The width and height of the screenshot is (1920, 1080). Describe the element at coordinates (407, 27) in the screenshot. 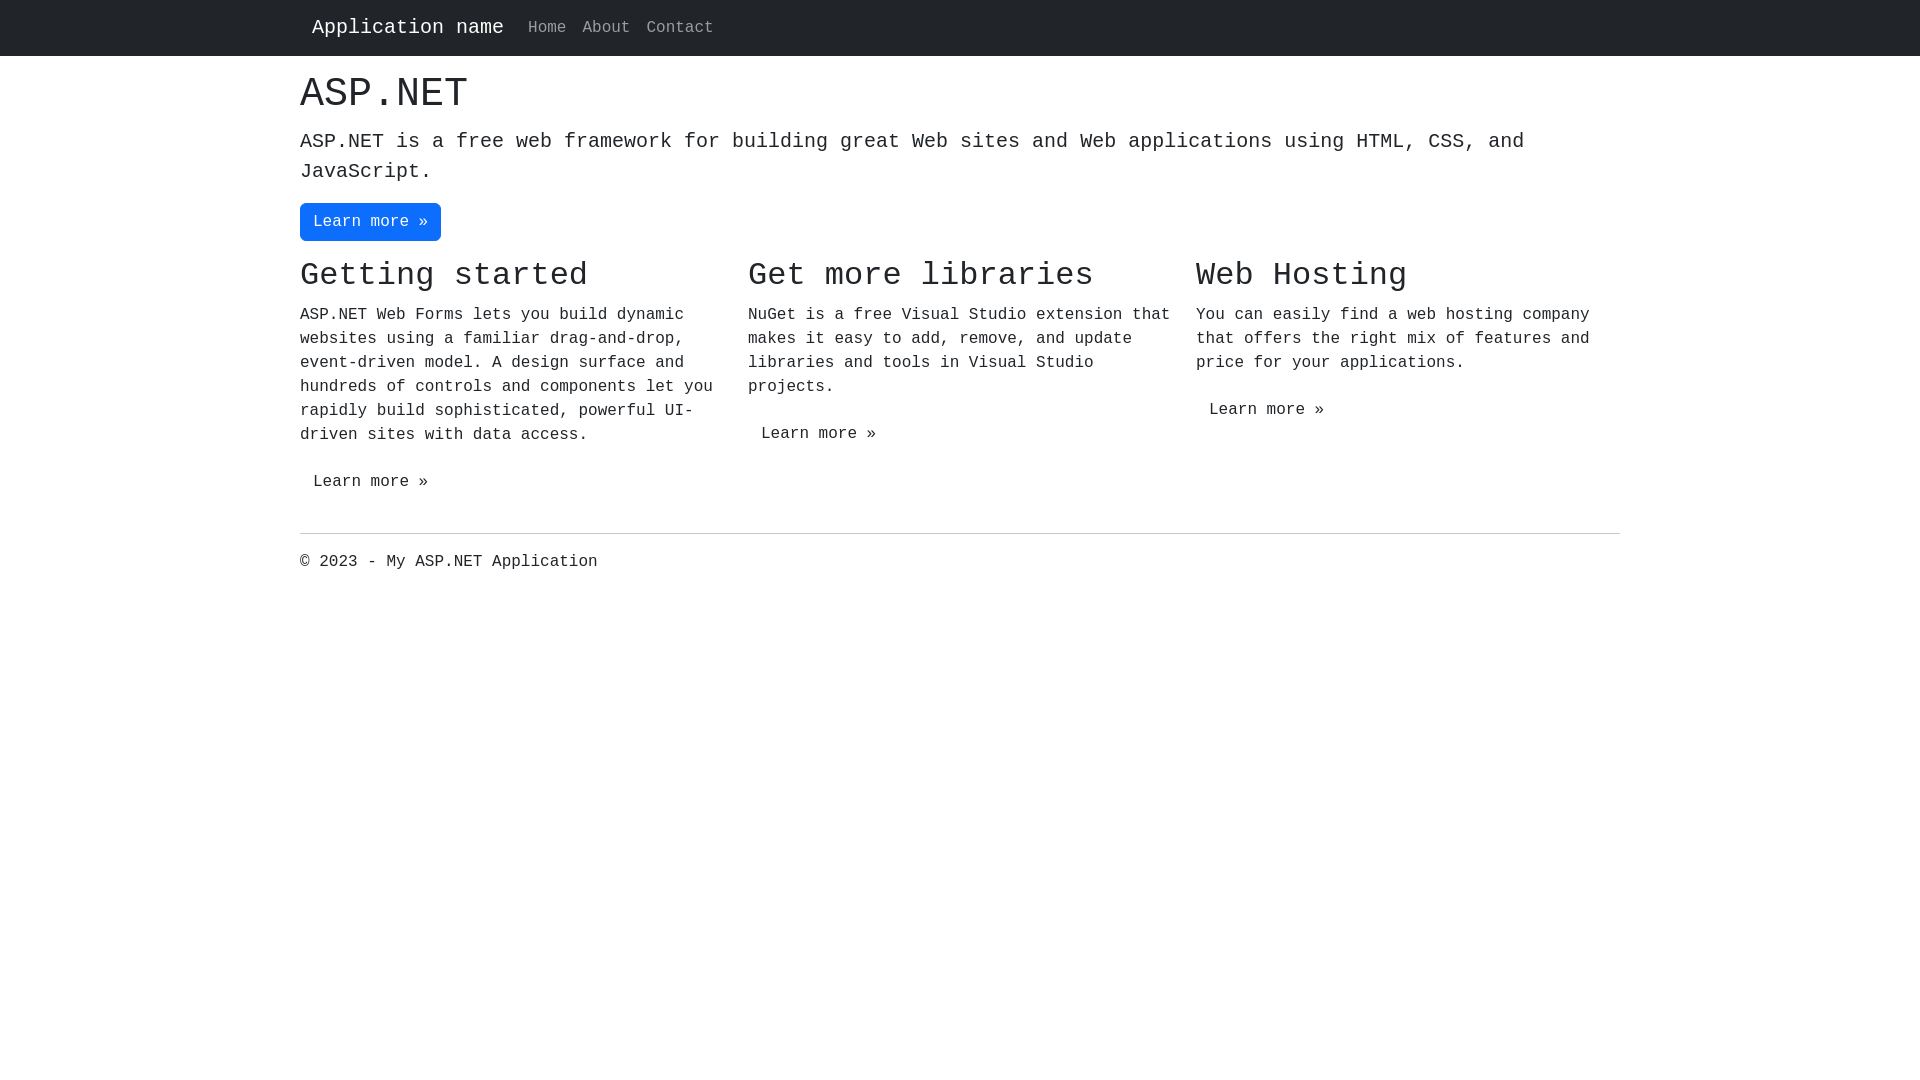

I see `'Application name'` at that location.